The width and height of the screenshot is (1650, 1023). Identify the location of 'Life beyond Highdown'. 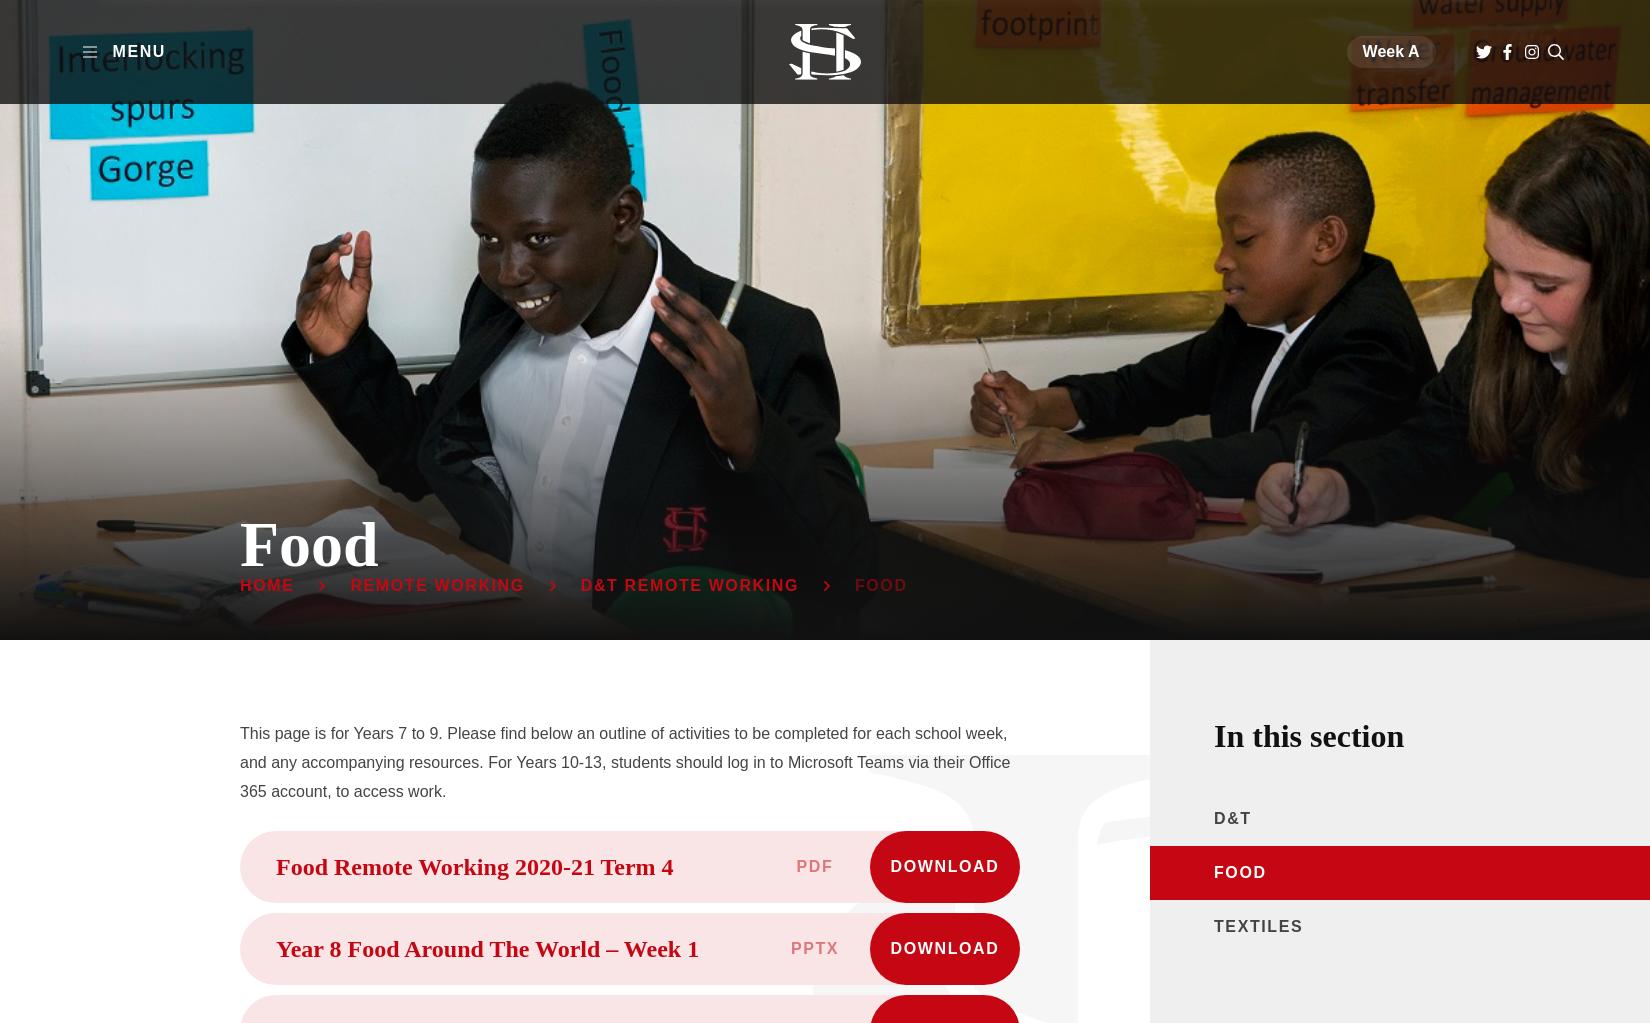
(669, 135).